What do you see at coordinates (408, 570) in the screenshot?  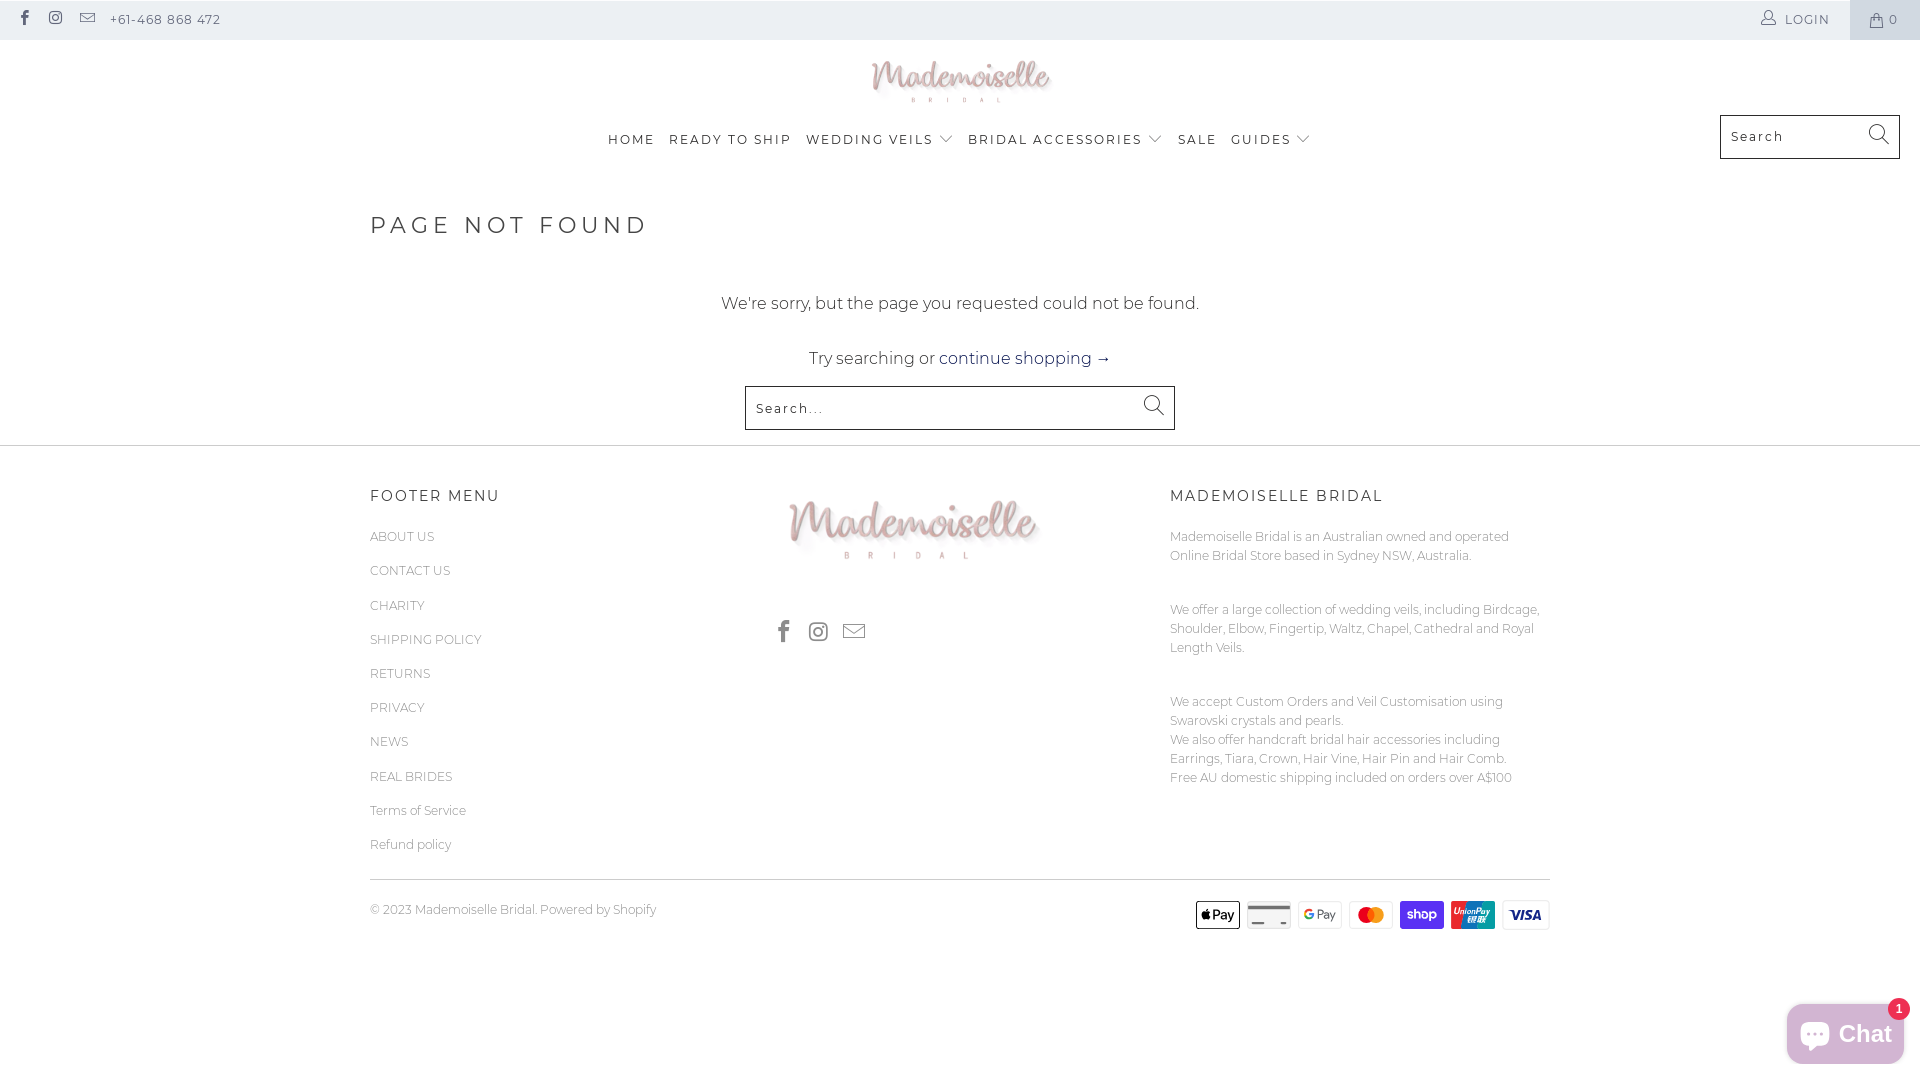 I see `'CONTACT US'` at bounding box center [408, 570].